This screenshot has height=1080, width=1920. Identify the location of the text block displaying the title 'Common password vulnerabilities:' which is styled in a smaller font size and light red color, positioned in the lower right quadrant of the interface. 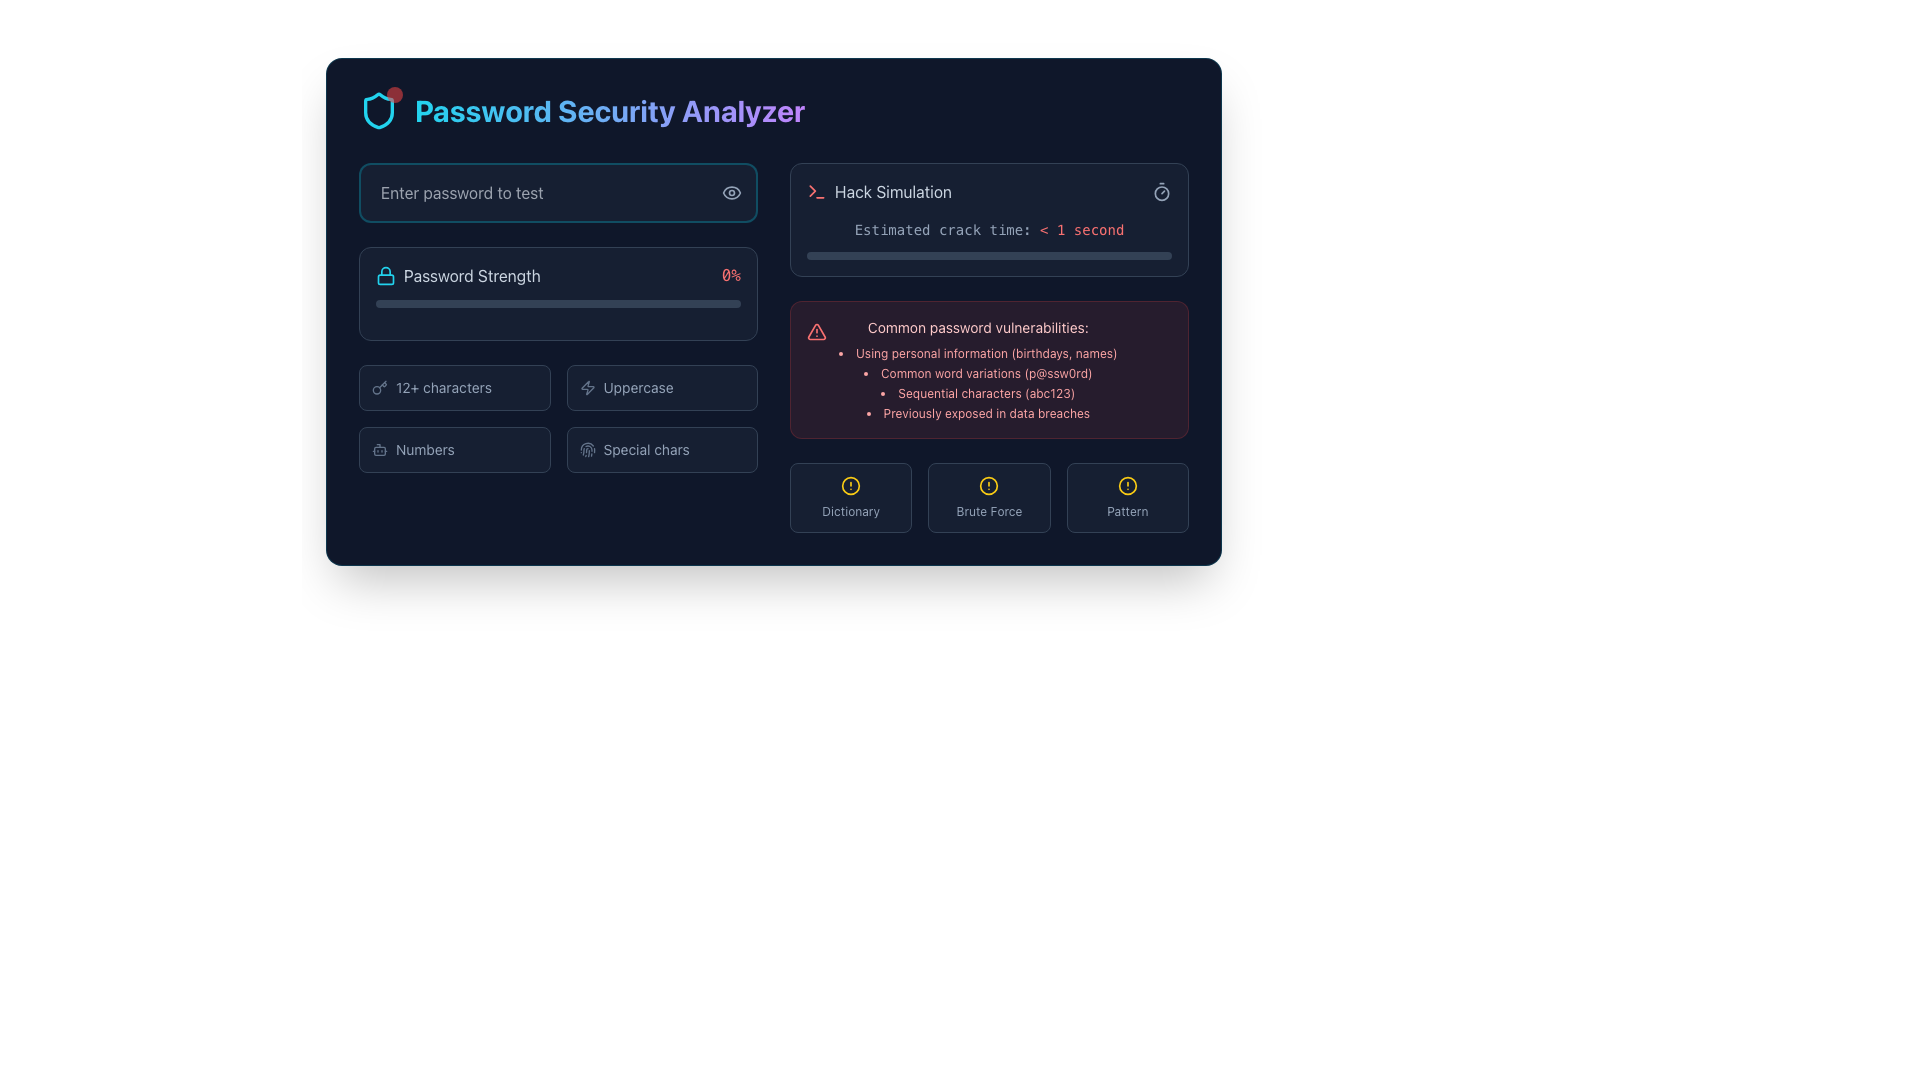
(978, 326).